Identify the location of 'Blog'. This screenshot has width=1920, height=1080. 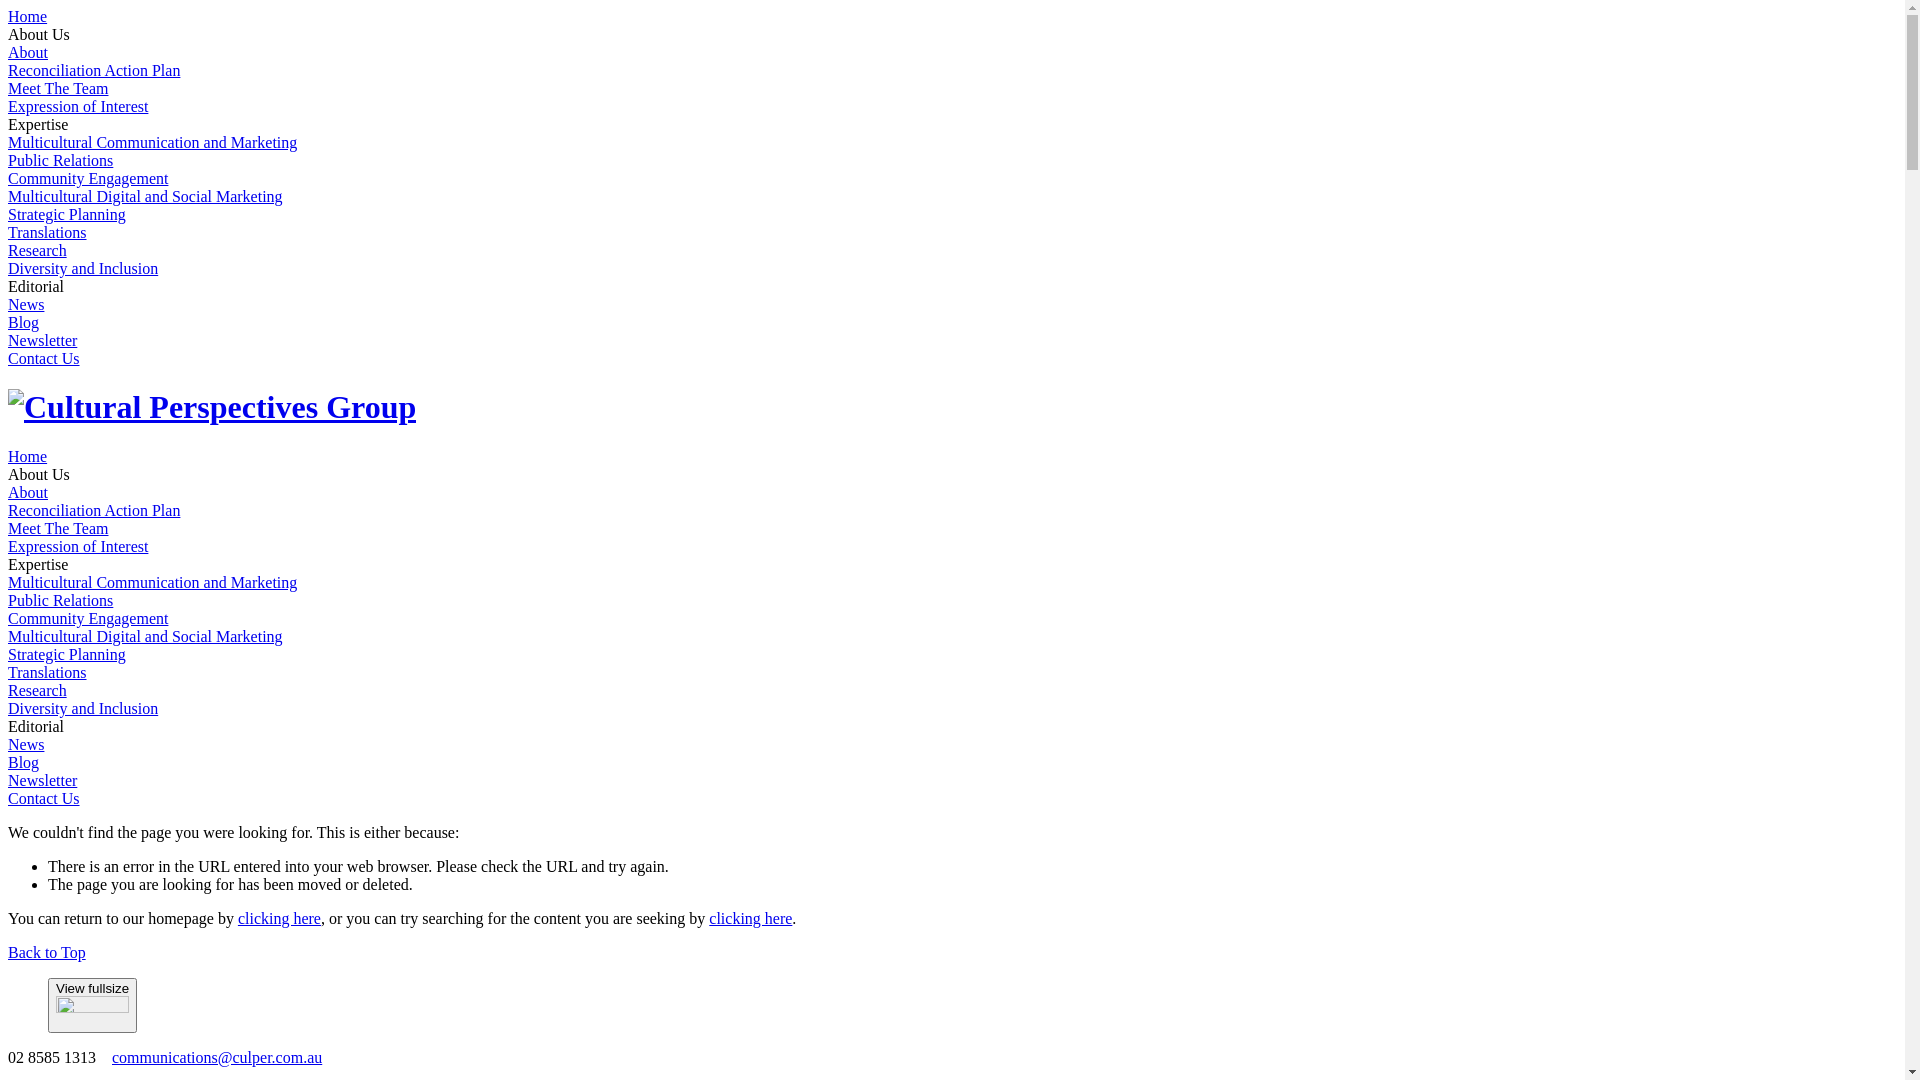
(23, 762).